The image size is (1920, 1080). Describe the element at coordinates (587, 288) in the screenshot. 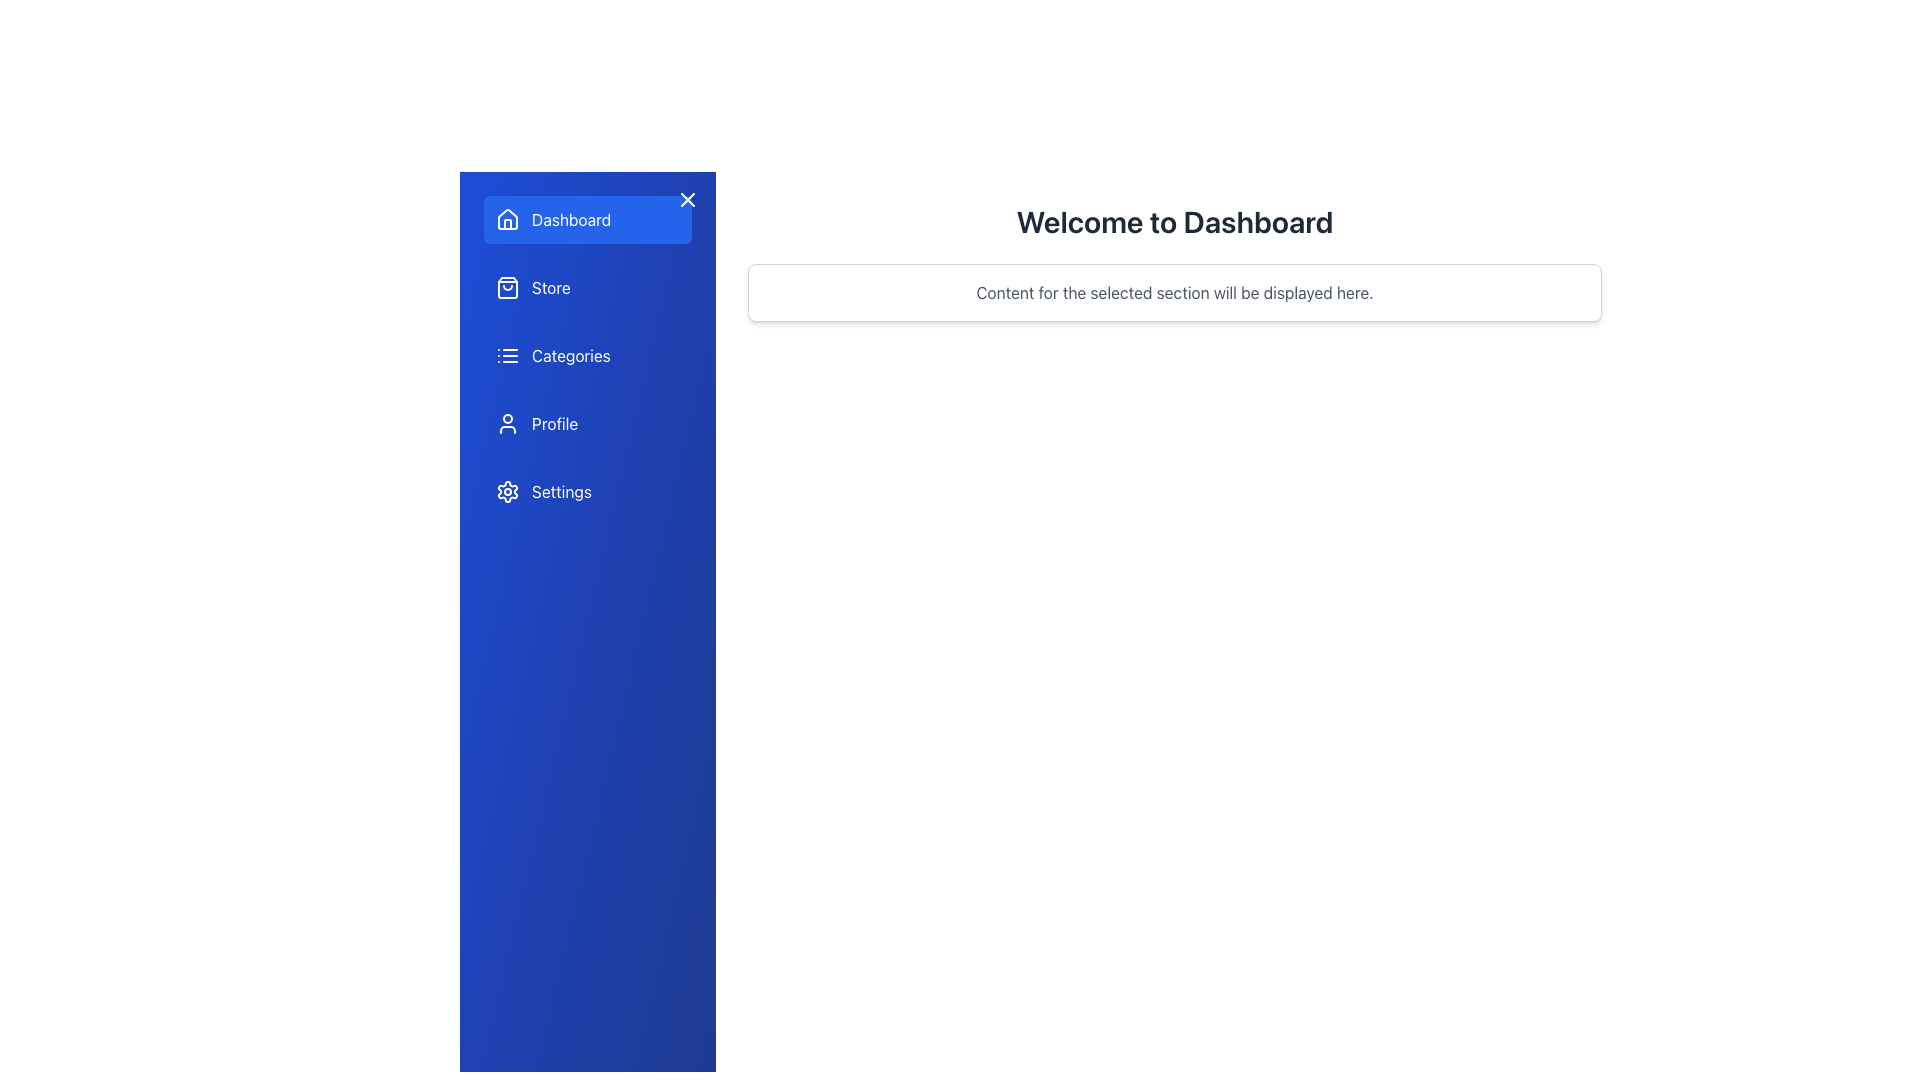

I see `the Navigation Link located on the vertical navigation panel, which is the second item below 'Dashboard'` at that location.